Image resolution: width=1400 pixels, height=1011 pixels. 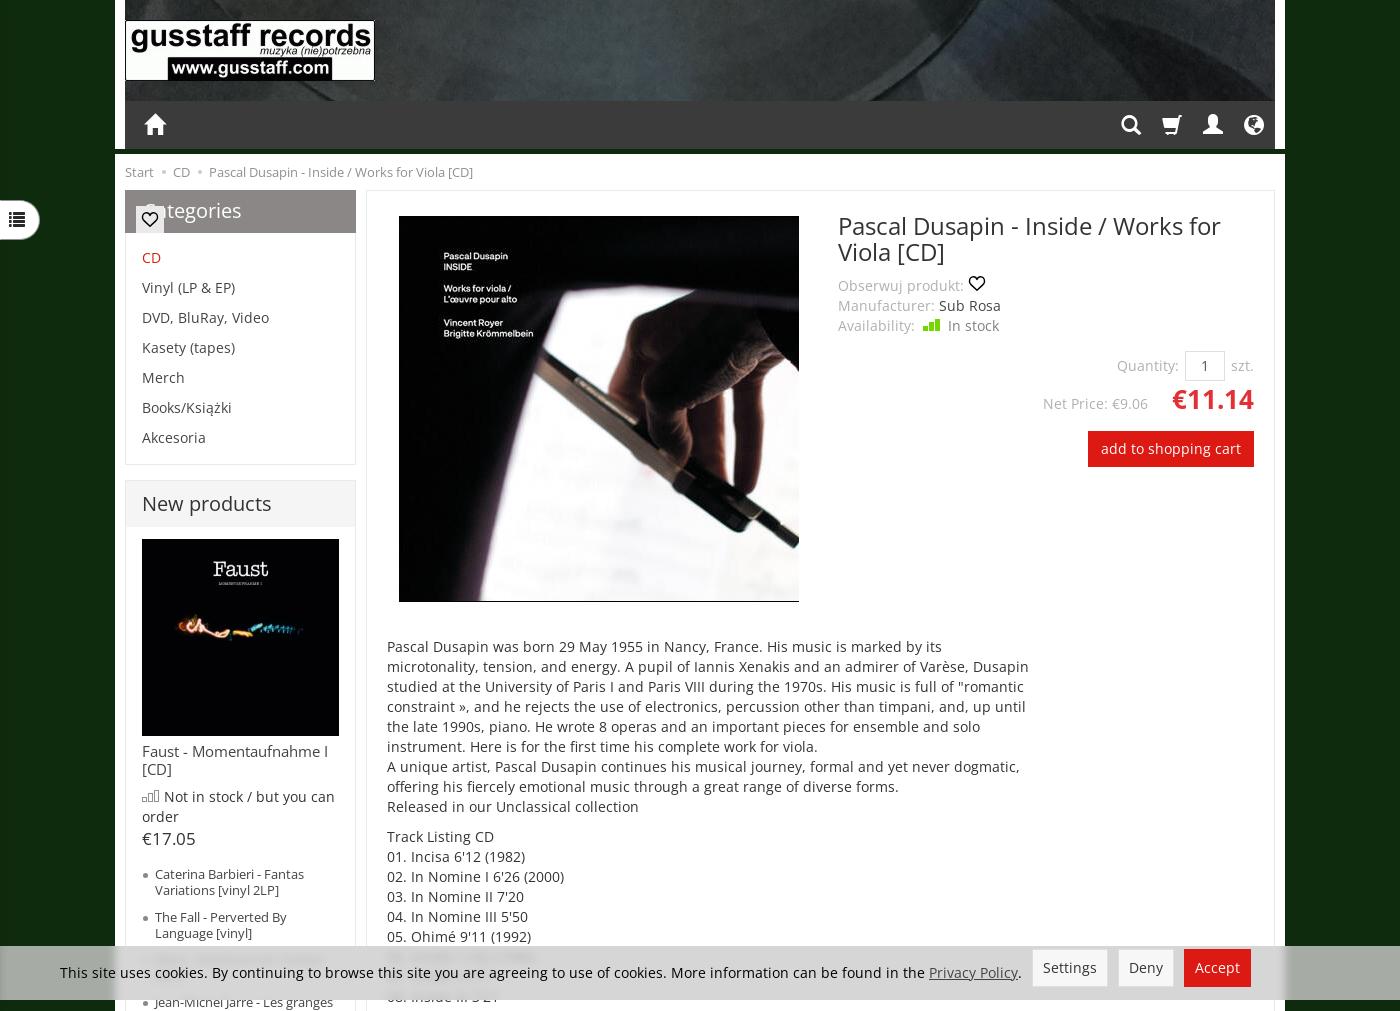 I want to click on 'New products', so click(x=207, y=501).